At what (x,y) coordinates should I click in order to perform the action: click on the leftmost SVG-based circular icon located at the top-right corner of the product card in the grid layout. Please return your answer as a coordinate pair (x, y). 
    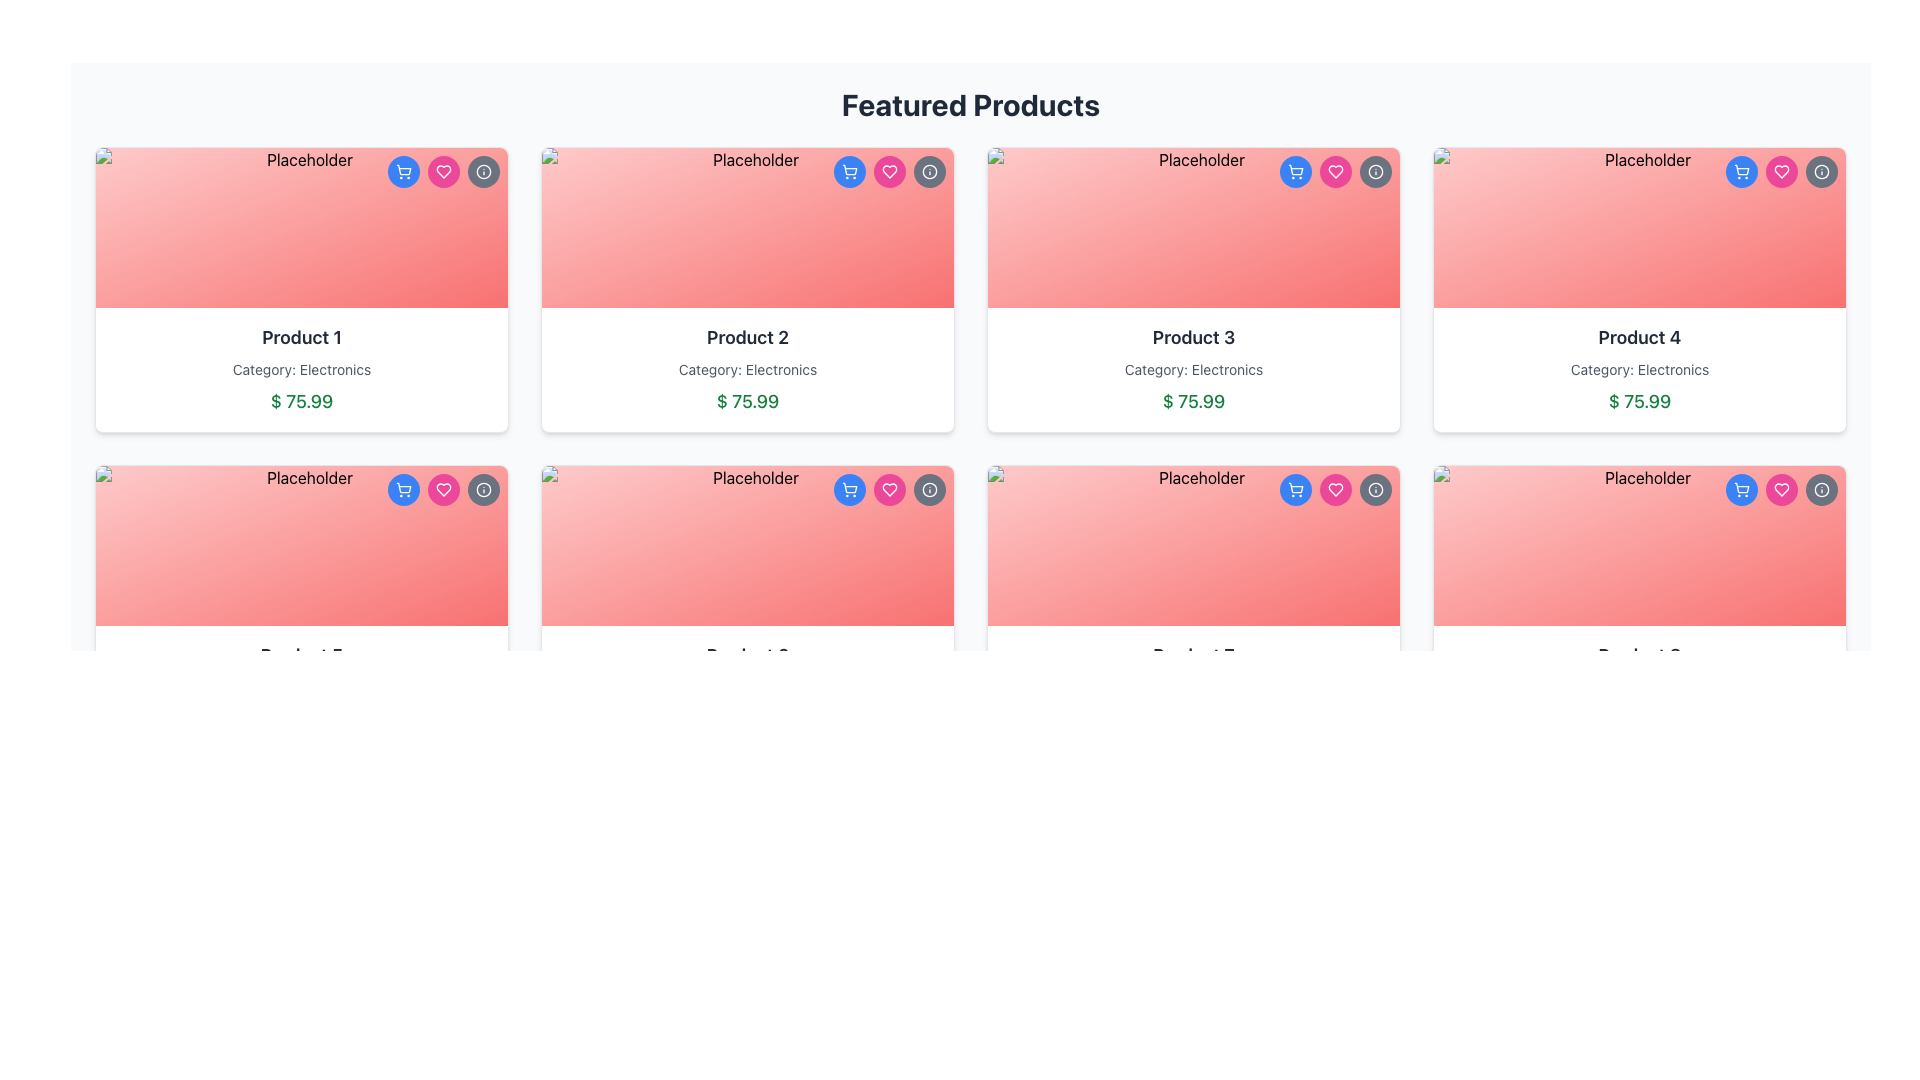
    Looking at the image, I should click on (929, 171).